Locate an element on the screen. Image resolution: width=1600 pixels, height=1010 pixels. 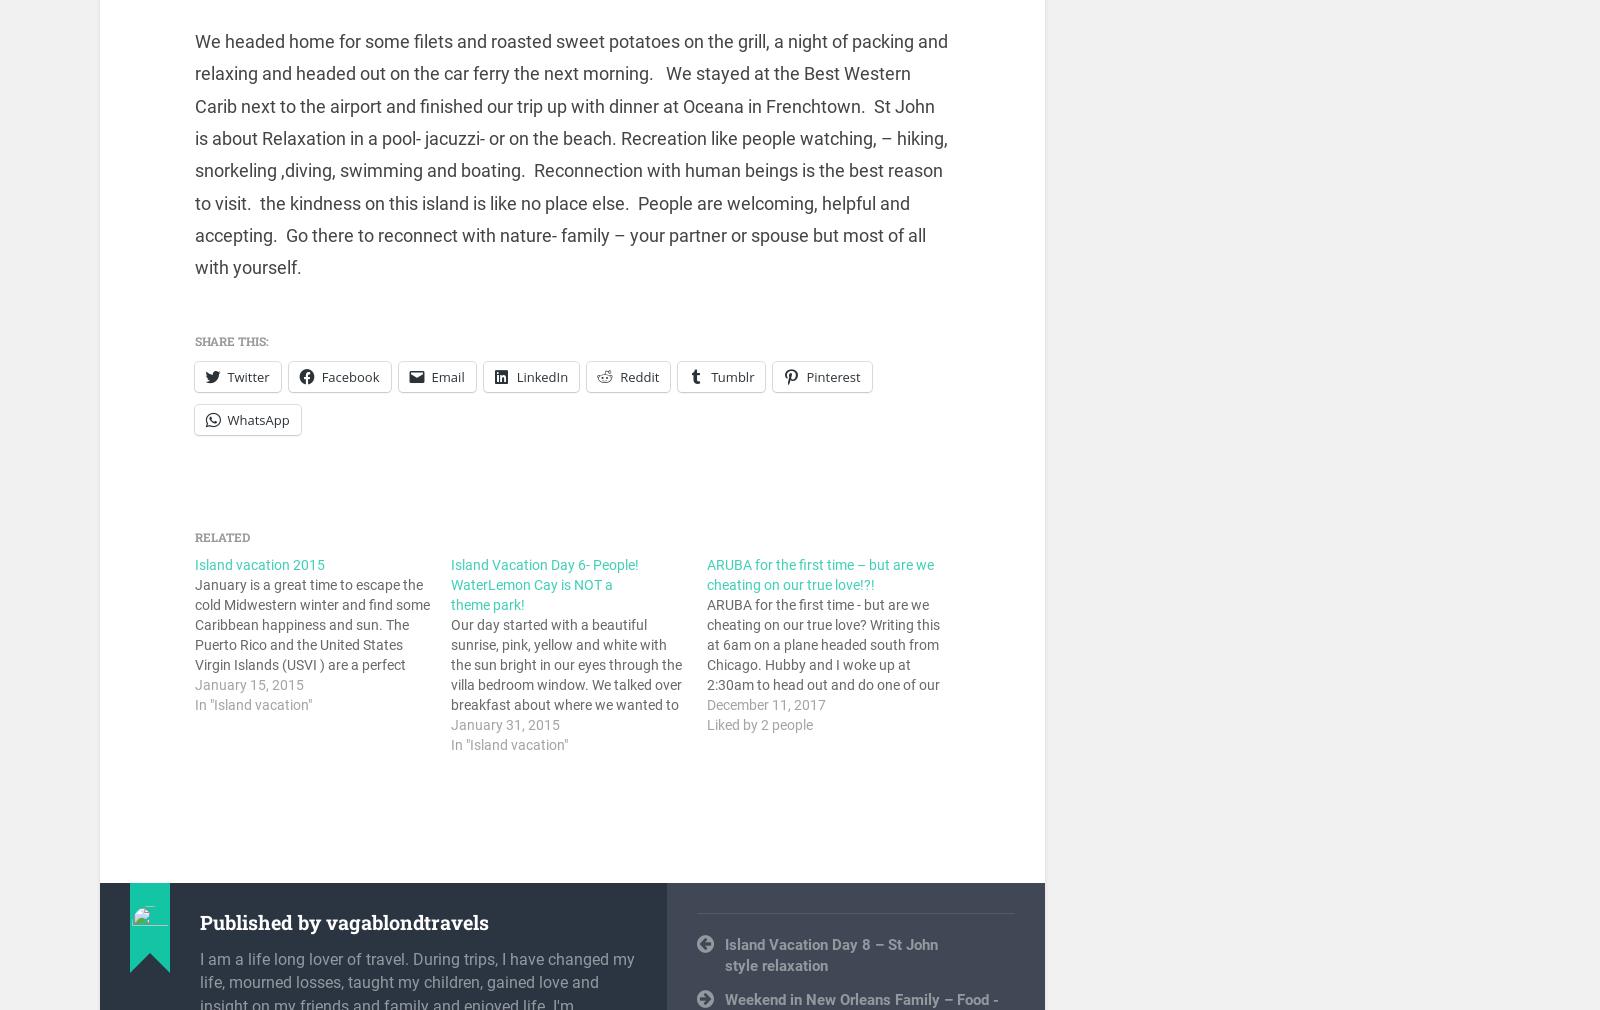
',' is located at coordinates (831, 924).